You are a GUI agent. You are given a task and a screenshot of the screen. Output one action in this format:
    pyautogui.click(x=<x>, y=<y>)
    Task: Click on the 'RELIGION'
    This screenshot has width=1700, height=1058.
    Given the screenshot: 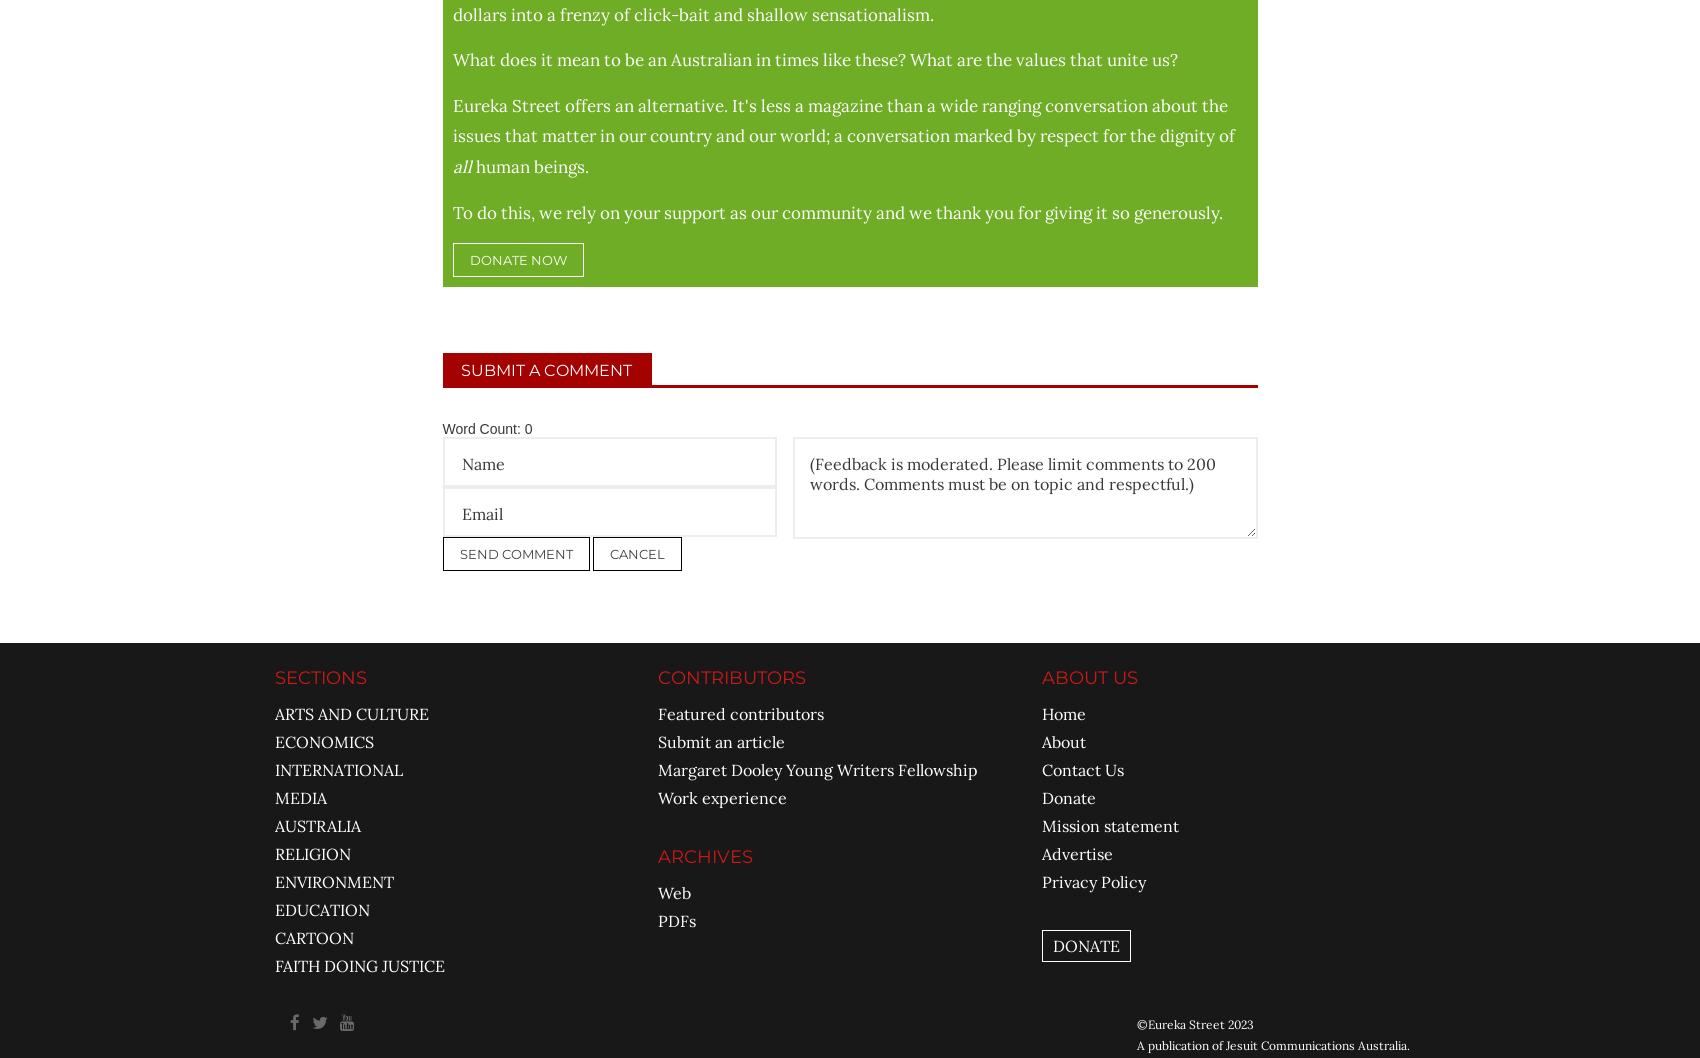 What is the action you would take?
    pyautogui.click(x=312, y=851)
    